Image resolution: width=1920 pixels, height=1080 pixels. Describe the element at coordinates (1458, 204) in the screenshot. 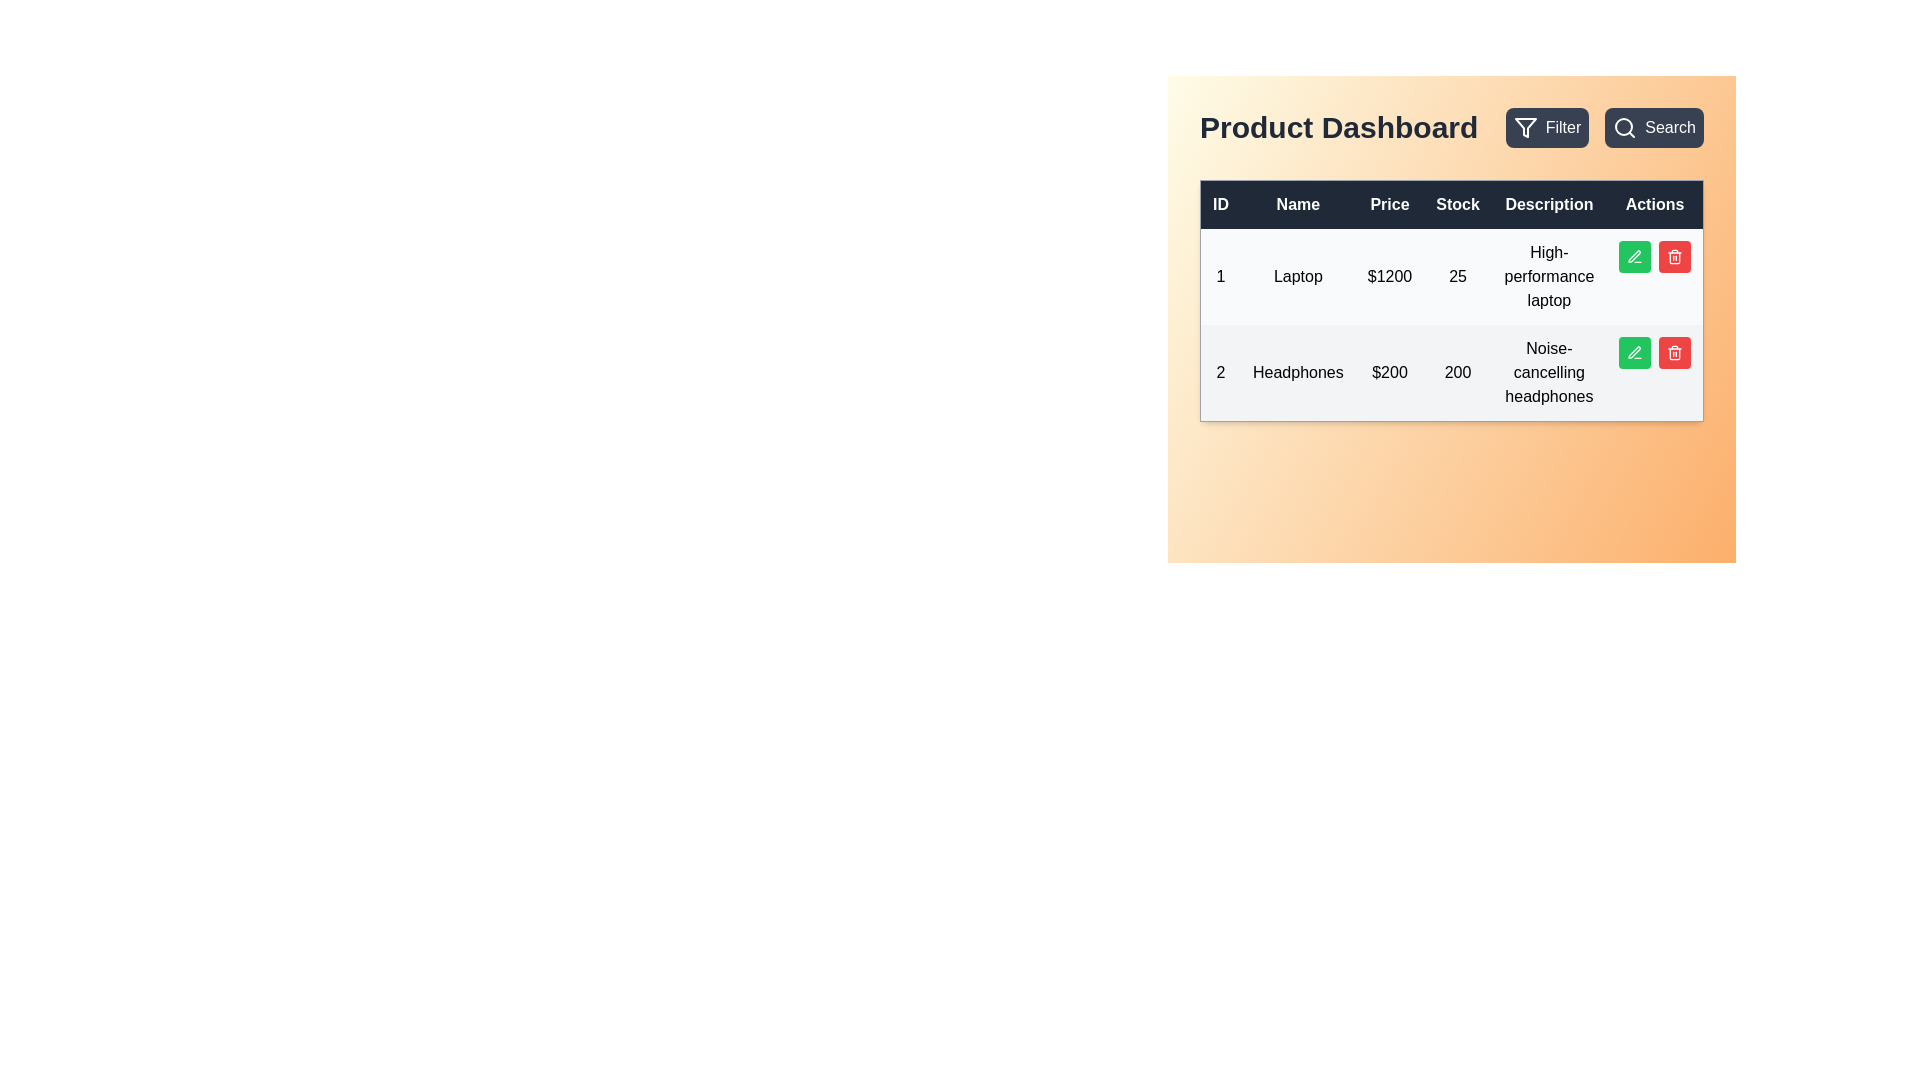

I see `the Text label that serves as the fourth column header in the table, indicating stock quantities or availability, located in the upper center of the layout` at that location.